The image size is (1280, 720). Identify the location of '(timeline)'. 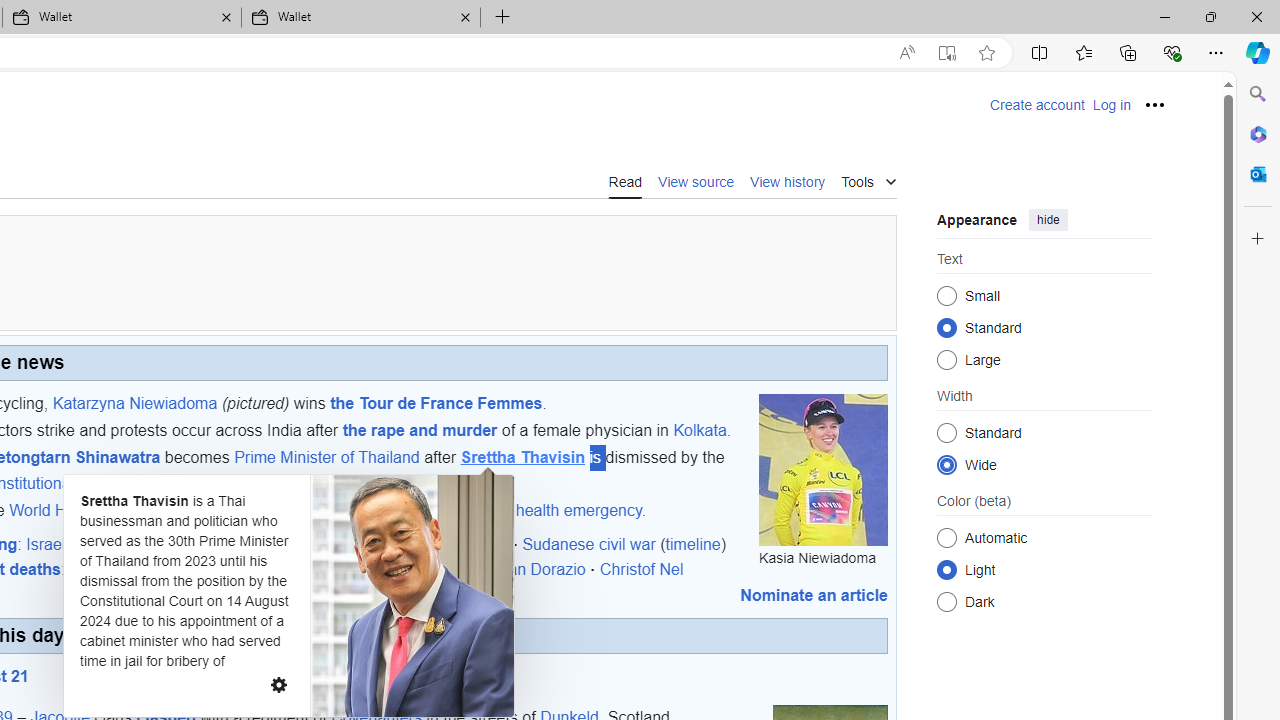
(693, 543).